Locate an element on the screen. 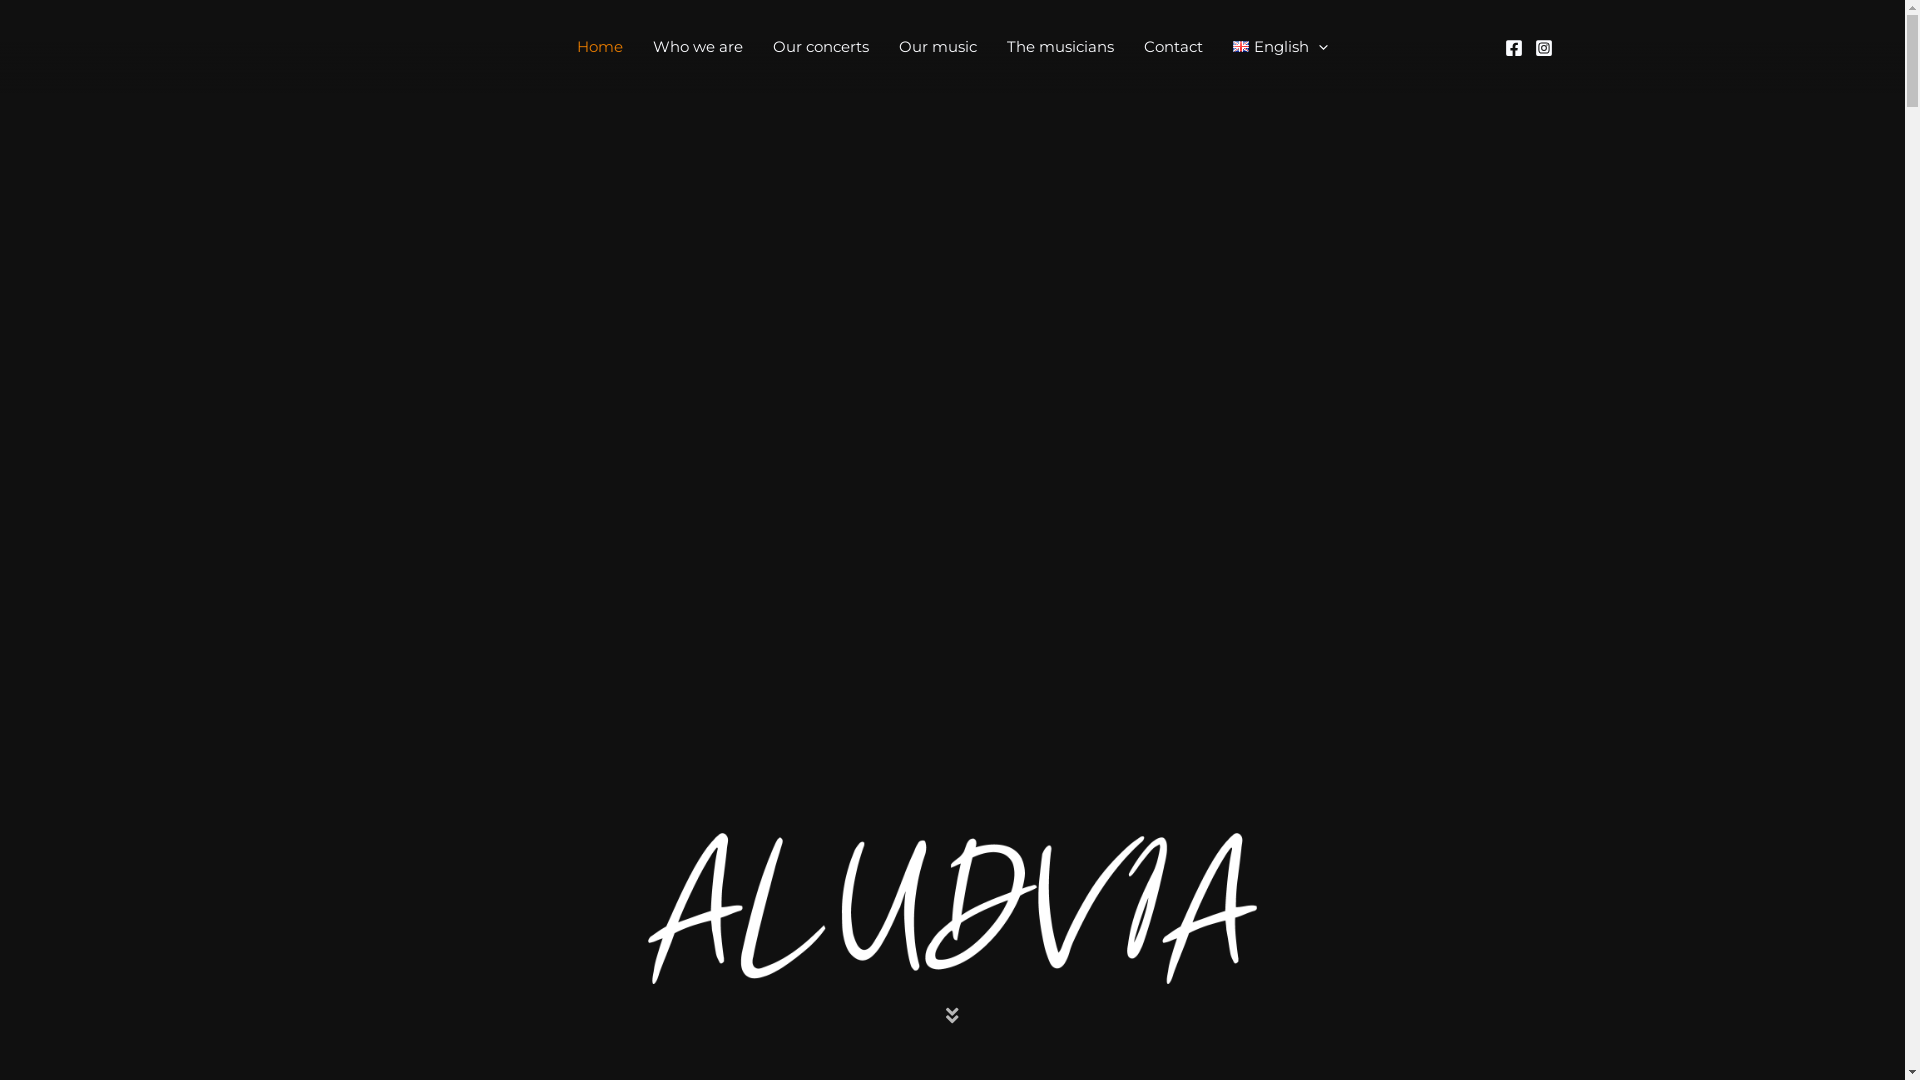 The height and width of the screenshot is (1080, 1920). 'English' is located at coordinates (1217, 45).